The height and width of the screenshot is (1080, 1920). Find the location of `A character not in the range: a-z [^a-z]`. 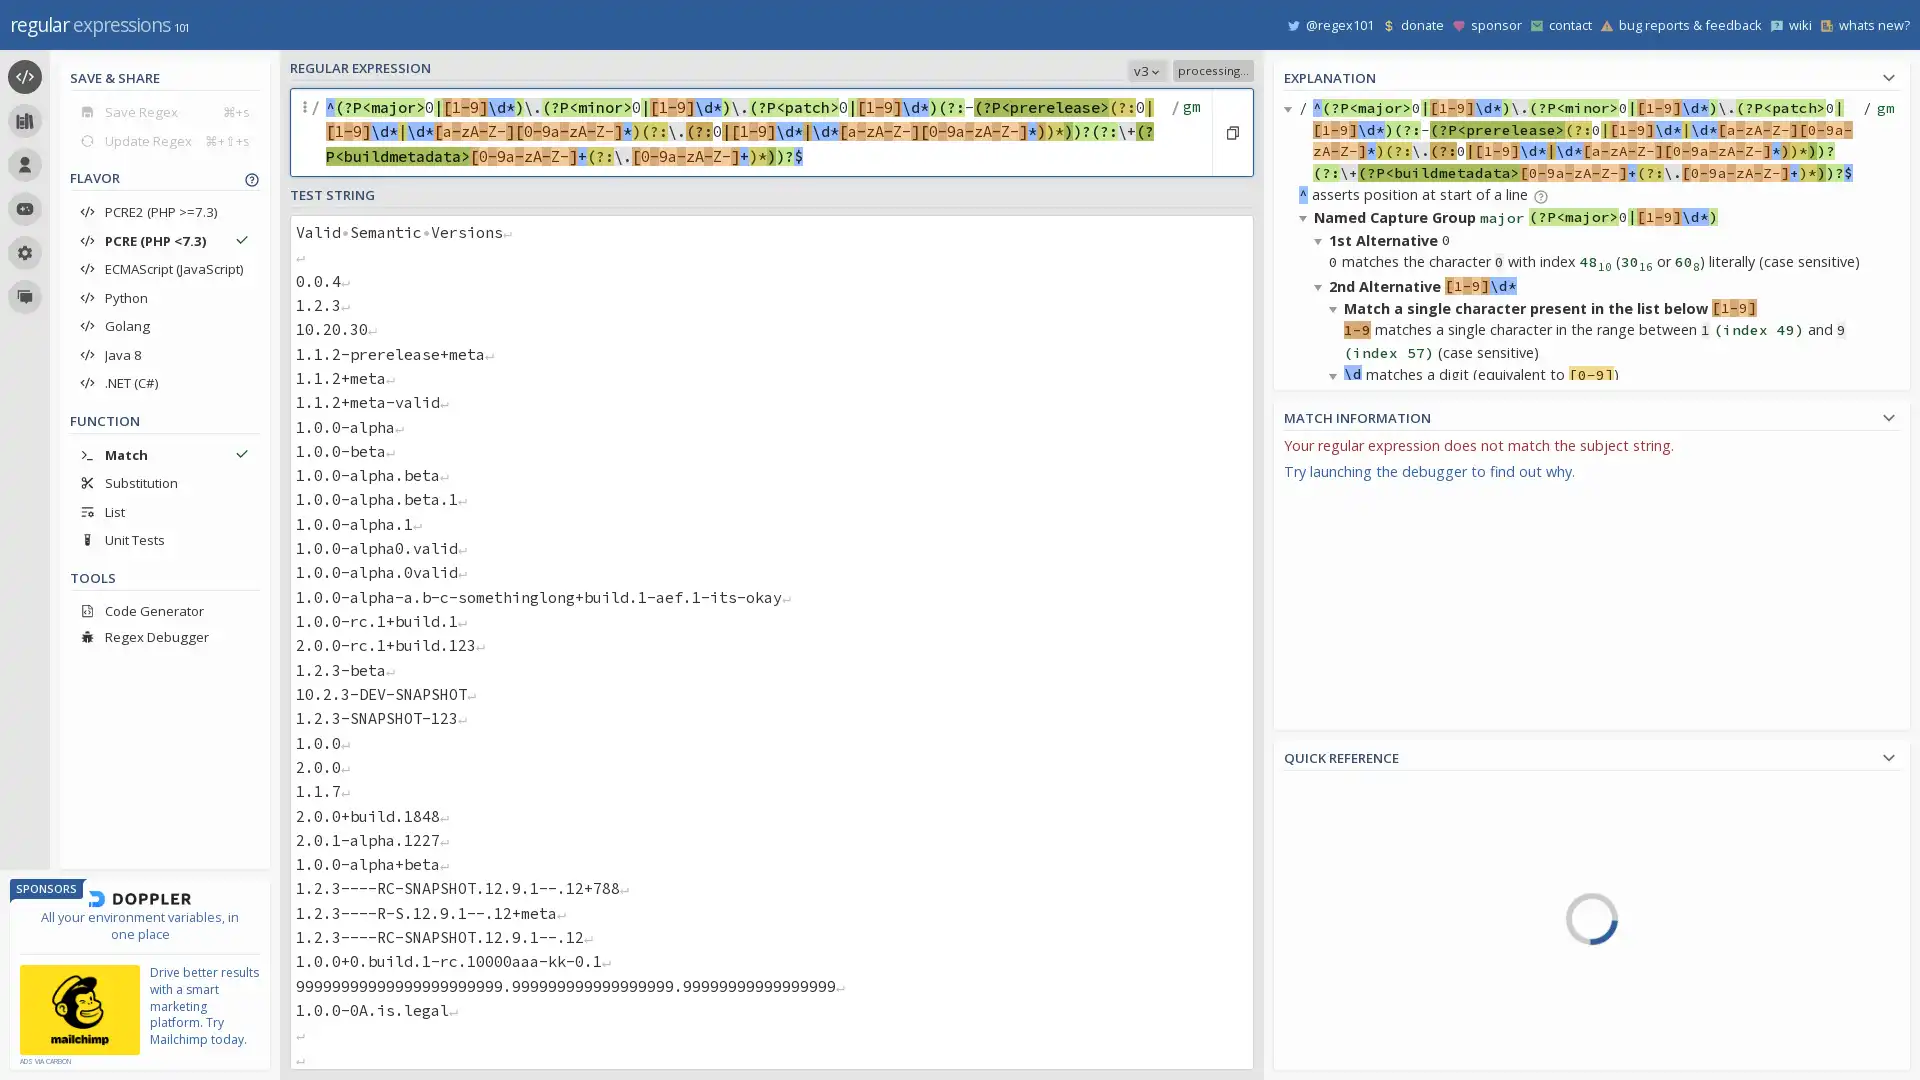

A character not in the range: a-z [^a-z] is located at coordinates (1691, 876).